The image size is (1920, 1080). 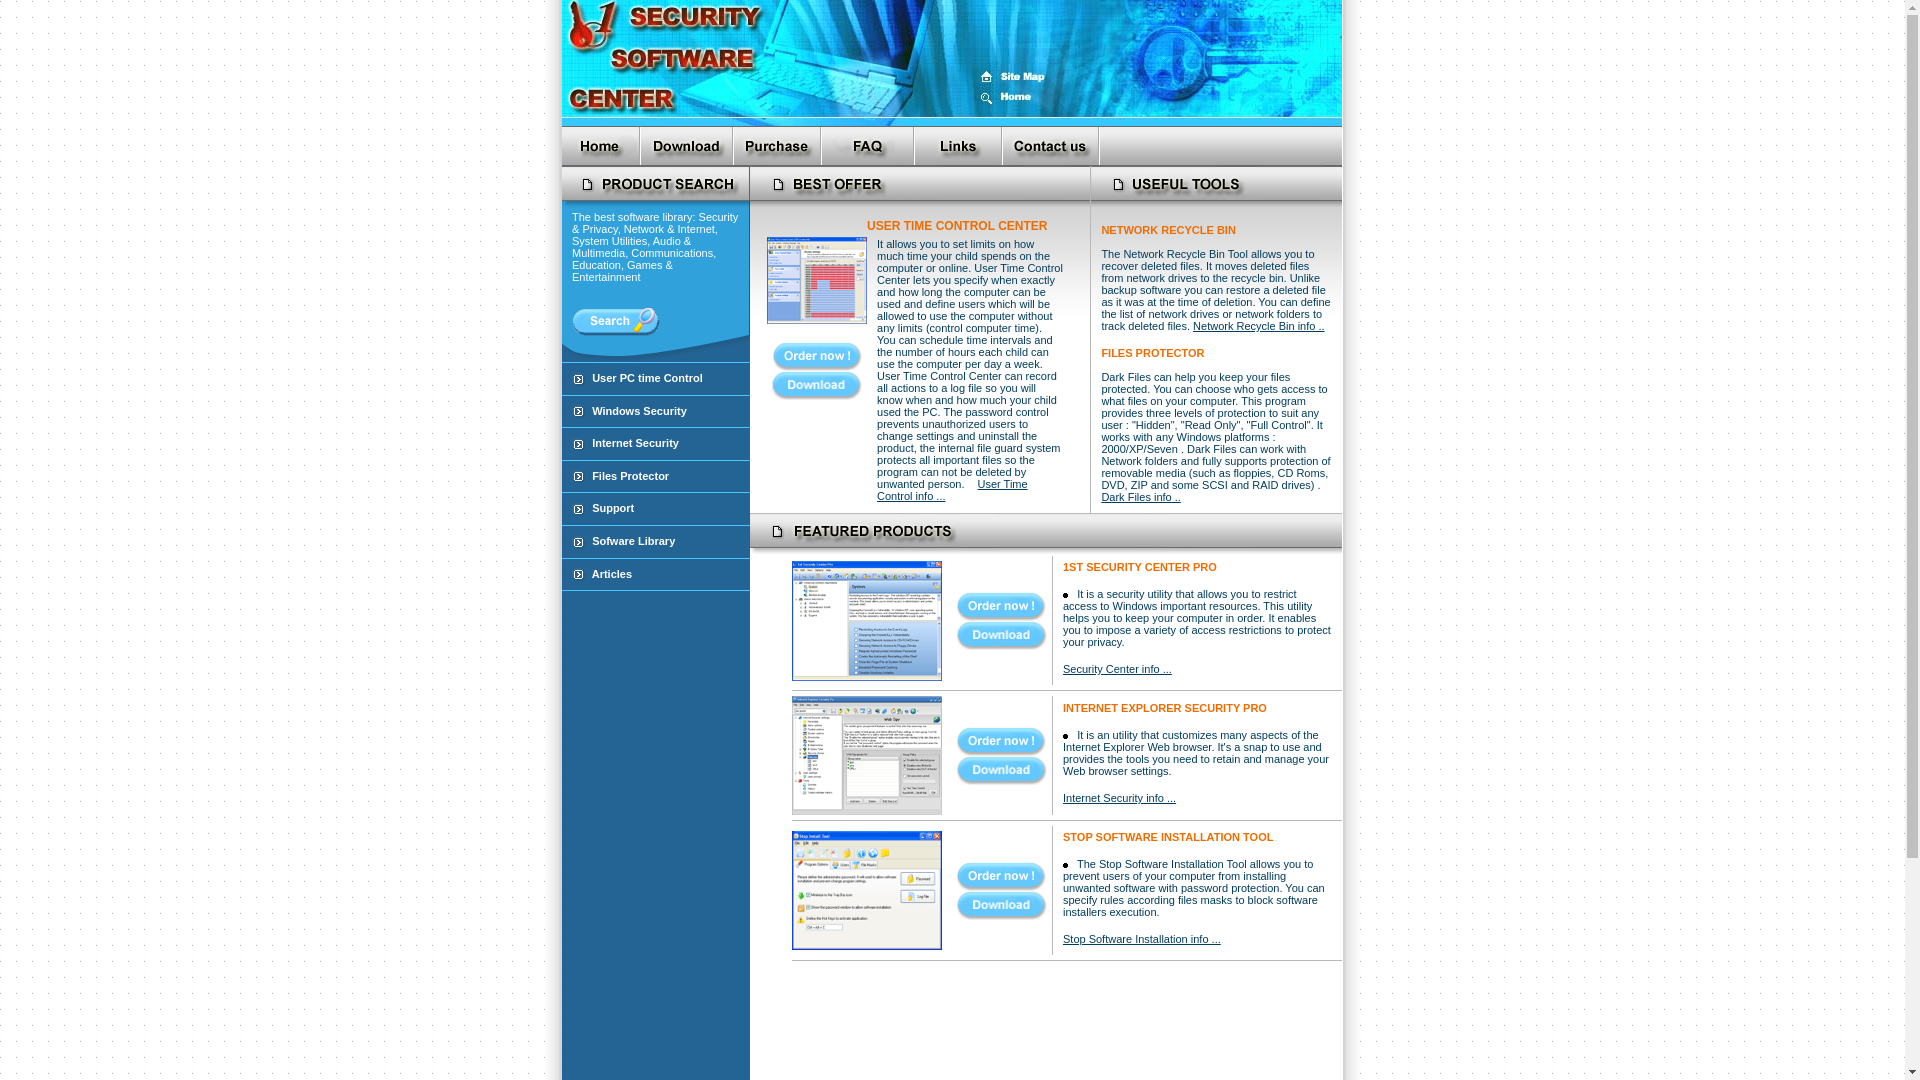 What do you see at coordinates (877, 494) in the screenshot?
I see `'User Time Control info ...'` at bounding box center [877, 494].